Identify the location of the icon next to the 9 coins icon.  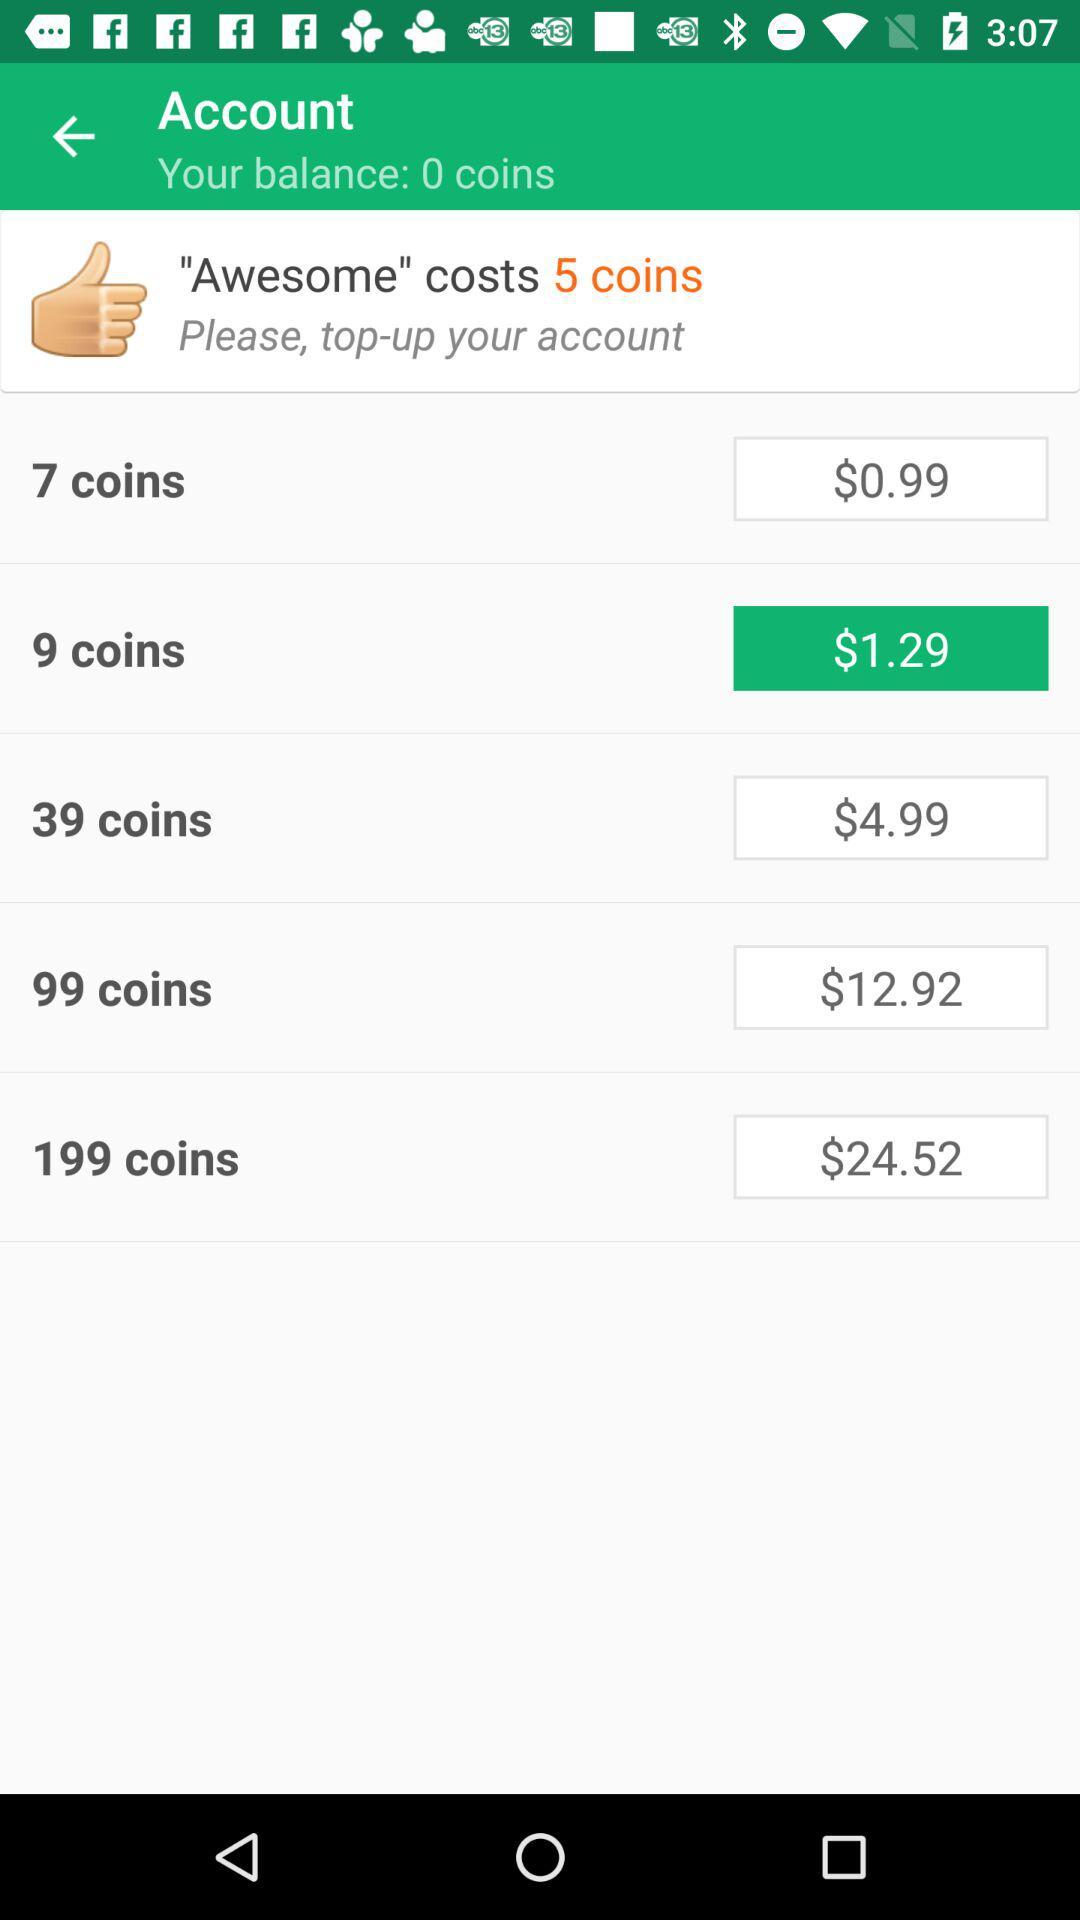
(890, 648).